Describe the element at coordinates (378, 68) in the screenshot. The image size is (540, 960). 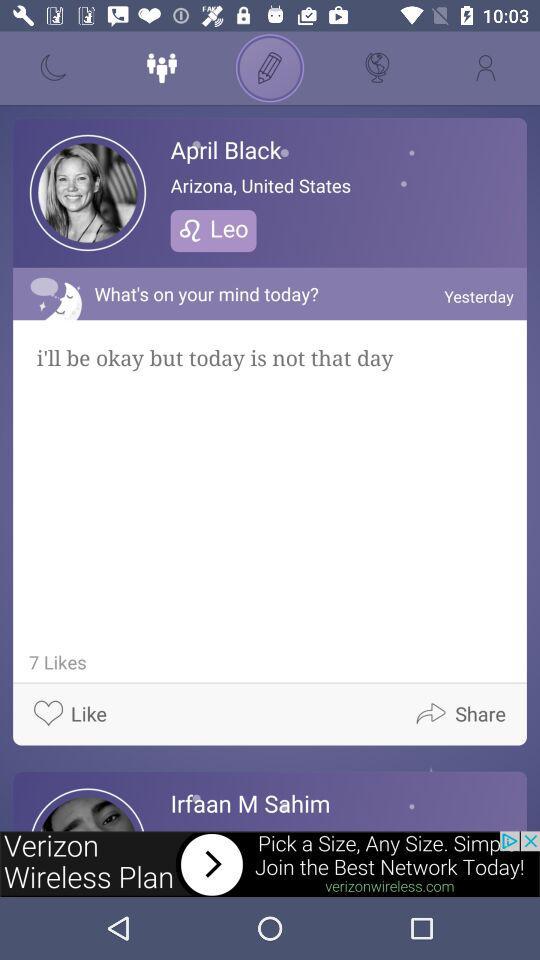
I see `the globe button next to edit button` at that location.